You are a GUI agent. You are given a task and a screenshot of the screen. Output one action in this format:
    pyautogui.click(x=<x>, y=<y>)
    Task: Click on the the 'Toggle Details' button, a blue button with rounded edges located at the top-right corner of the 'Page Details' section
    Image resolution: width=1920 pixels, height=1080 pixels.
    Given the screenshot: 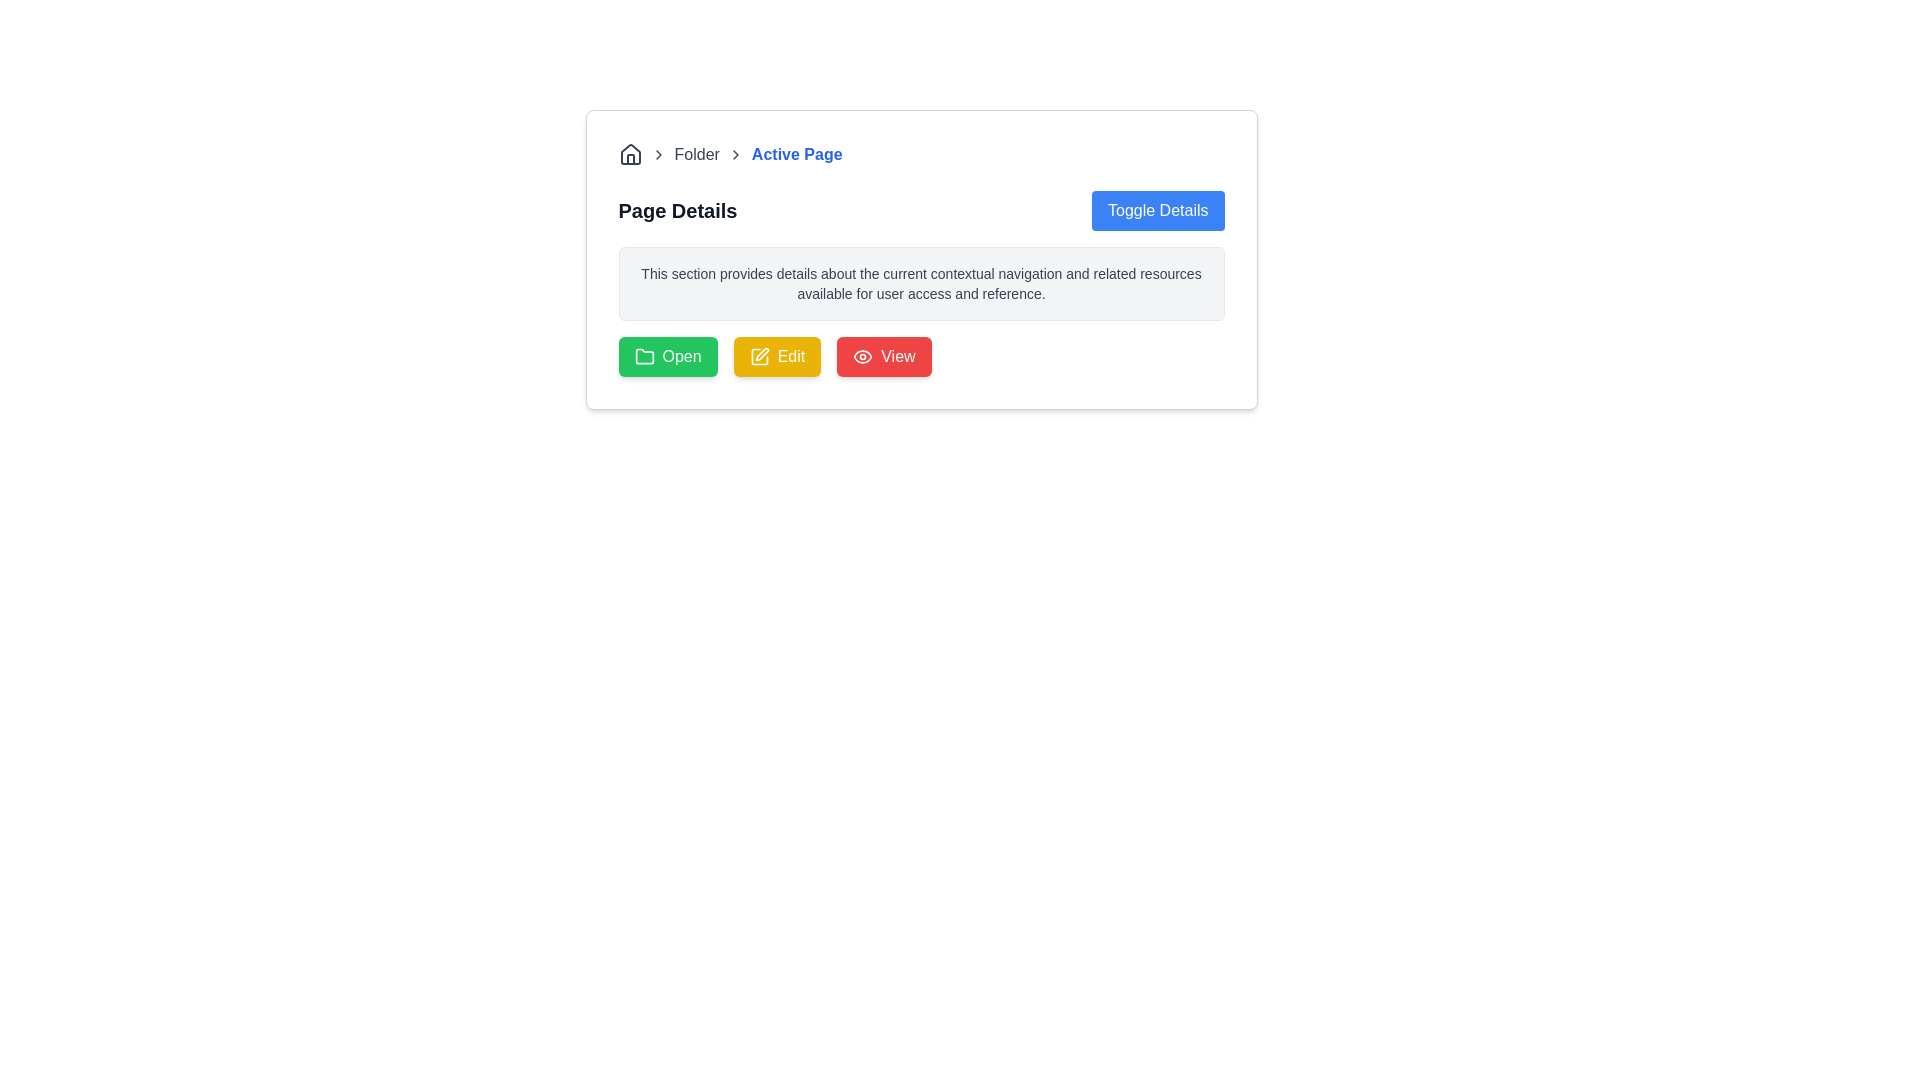 What is the action you would take?
    pyautogui.click(x=1158, y=211)
    